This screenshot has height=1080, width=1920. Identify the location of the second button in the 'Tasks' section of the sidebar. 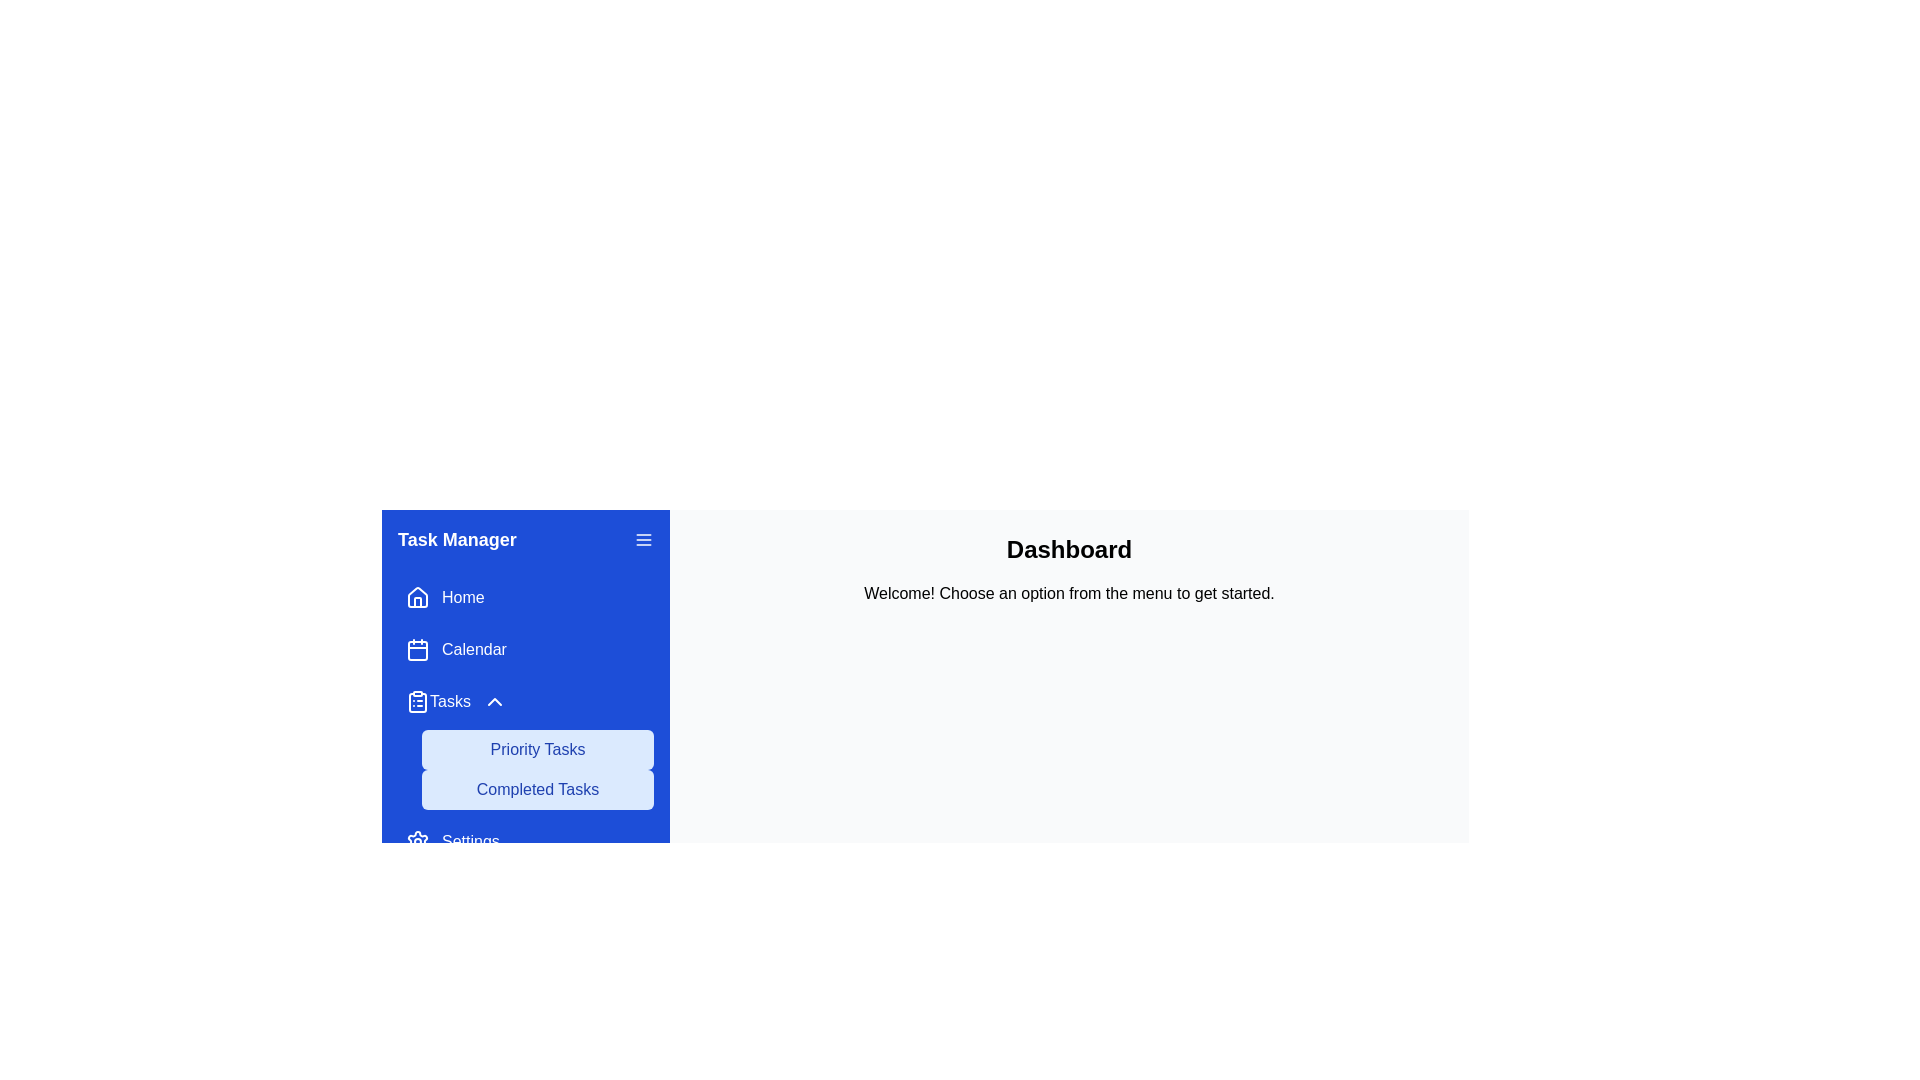
(537, 789).